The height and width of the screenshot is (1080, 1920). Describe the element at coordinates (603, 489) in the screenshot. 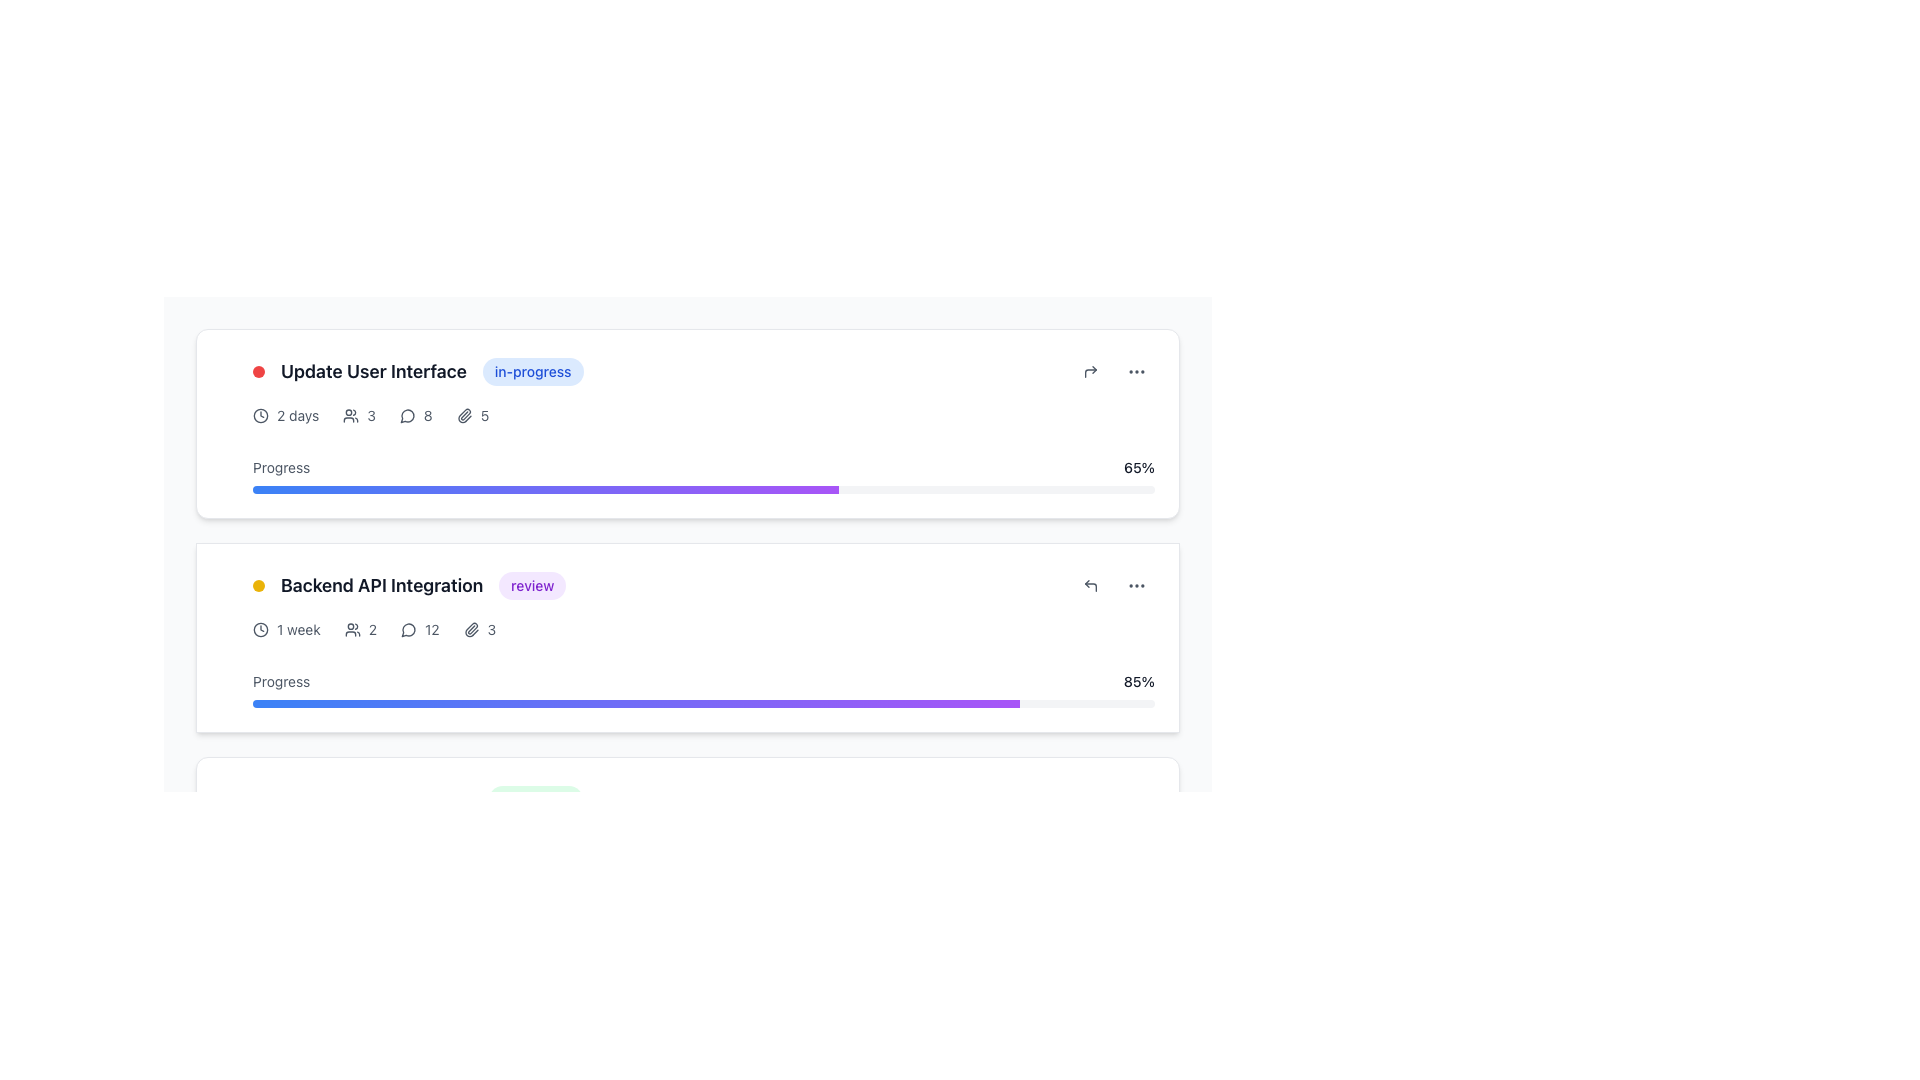

I see `progress` at that location.